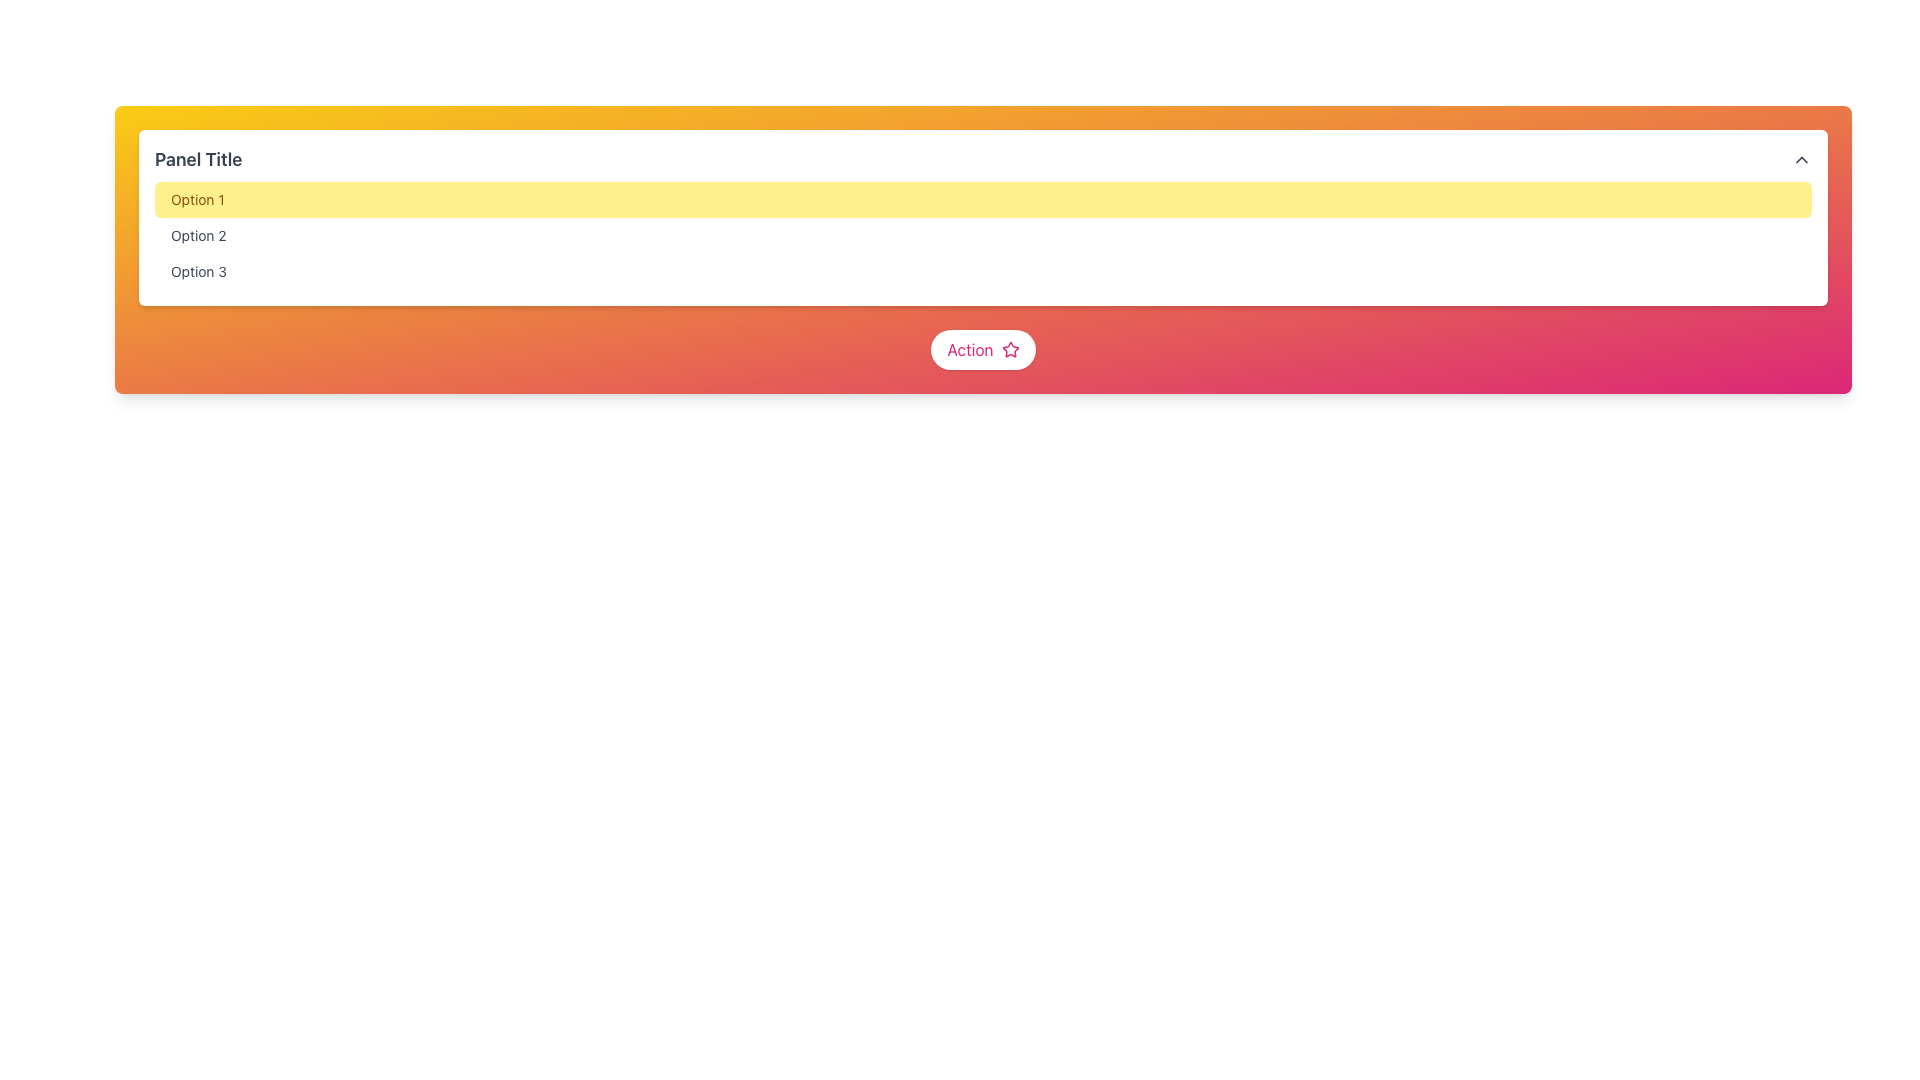 This screenshot has height=1080, width=1920. Describe the element at coordinates (983, 349) in the screenshot. I see `the rounded-full button with a white background and pink text labeled 'Action', which also features a pink outline of a star icon` at that location.